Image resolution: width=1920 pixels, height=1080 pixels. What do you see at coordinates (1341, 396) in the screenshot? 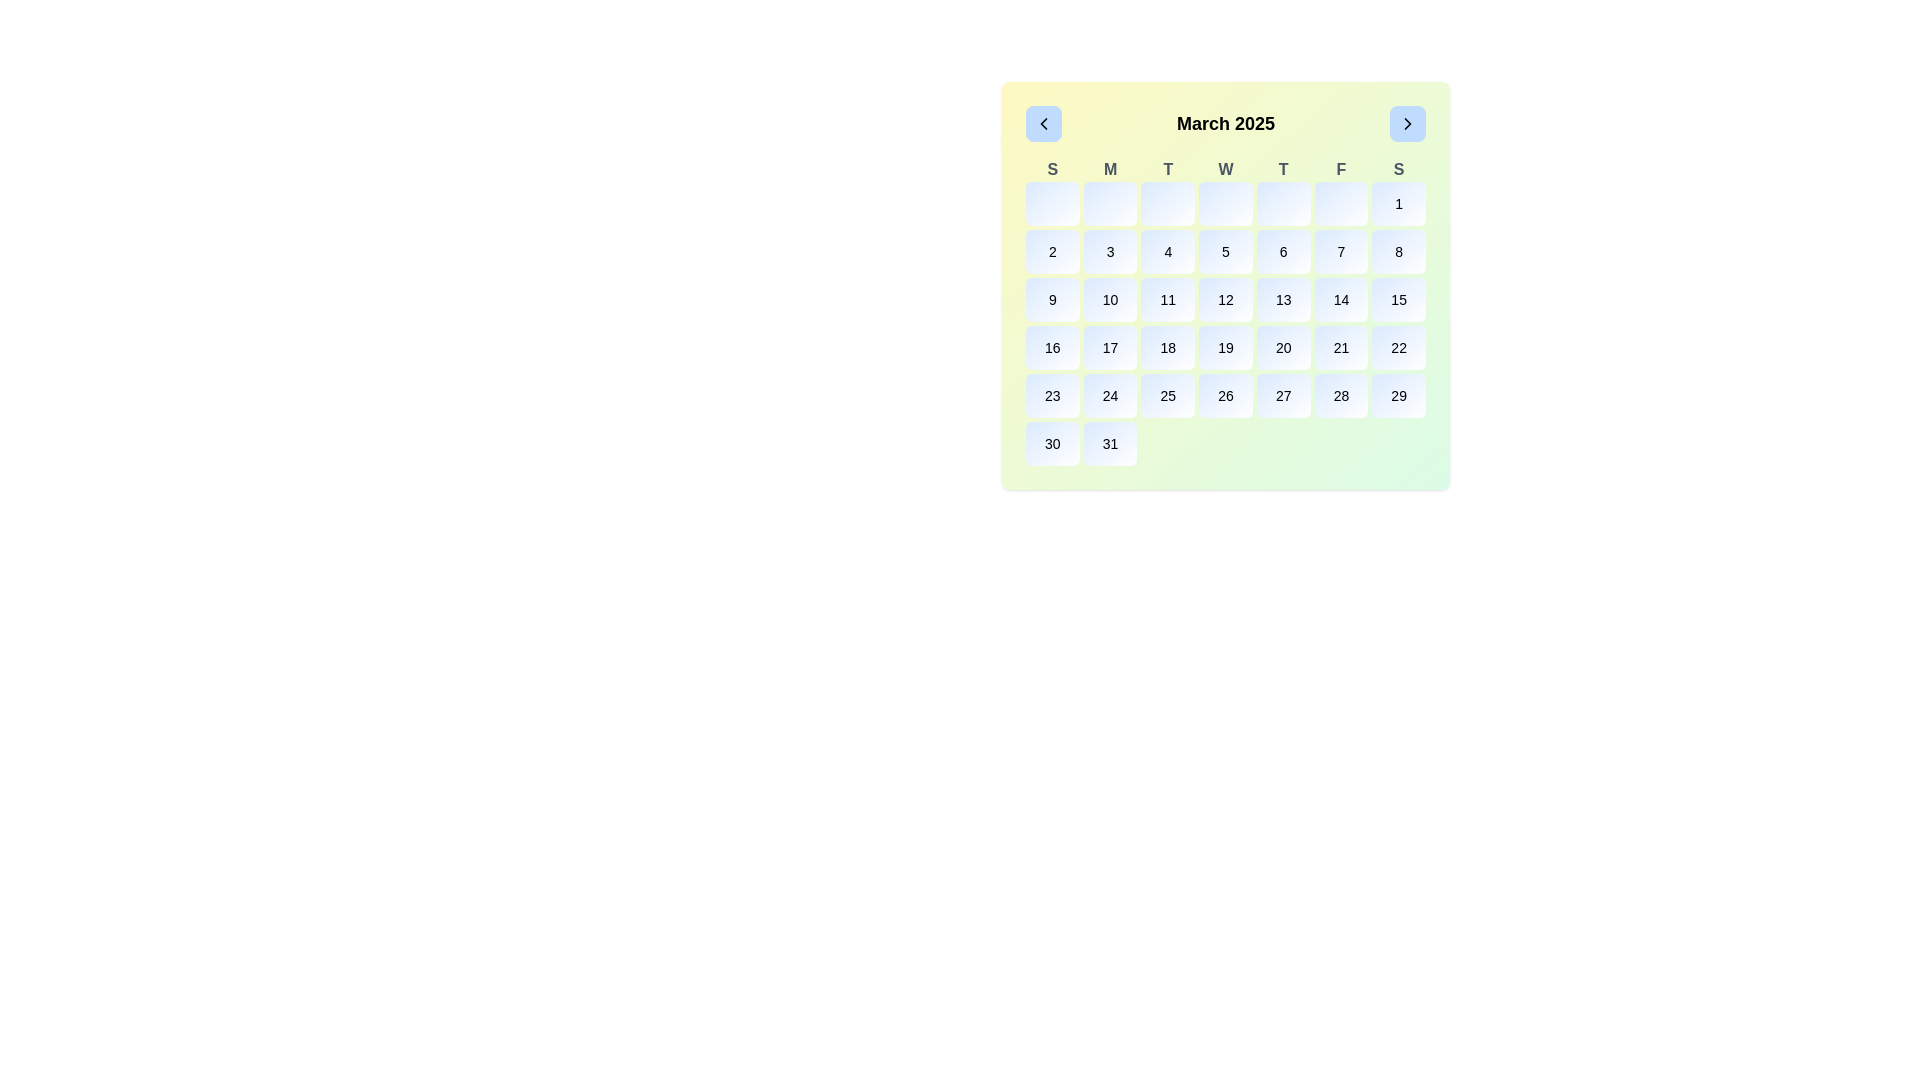
I see `the interactive date selection button for the day '28' in the calendar for March 2025` at bounding box center [1341, 396].